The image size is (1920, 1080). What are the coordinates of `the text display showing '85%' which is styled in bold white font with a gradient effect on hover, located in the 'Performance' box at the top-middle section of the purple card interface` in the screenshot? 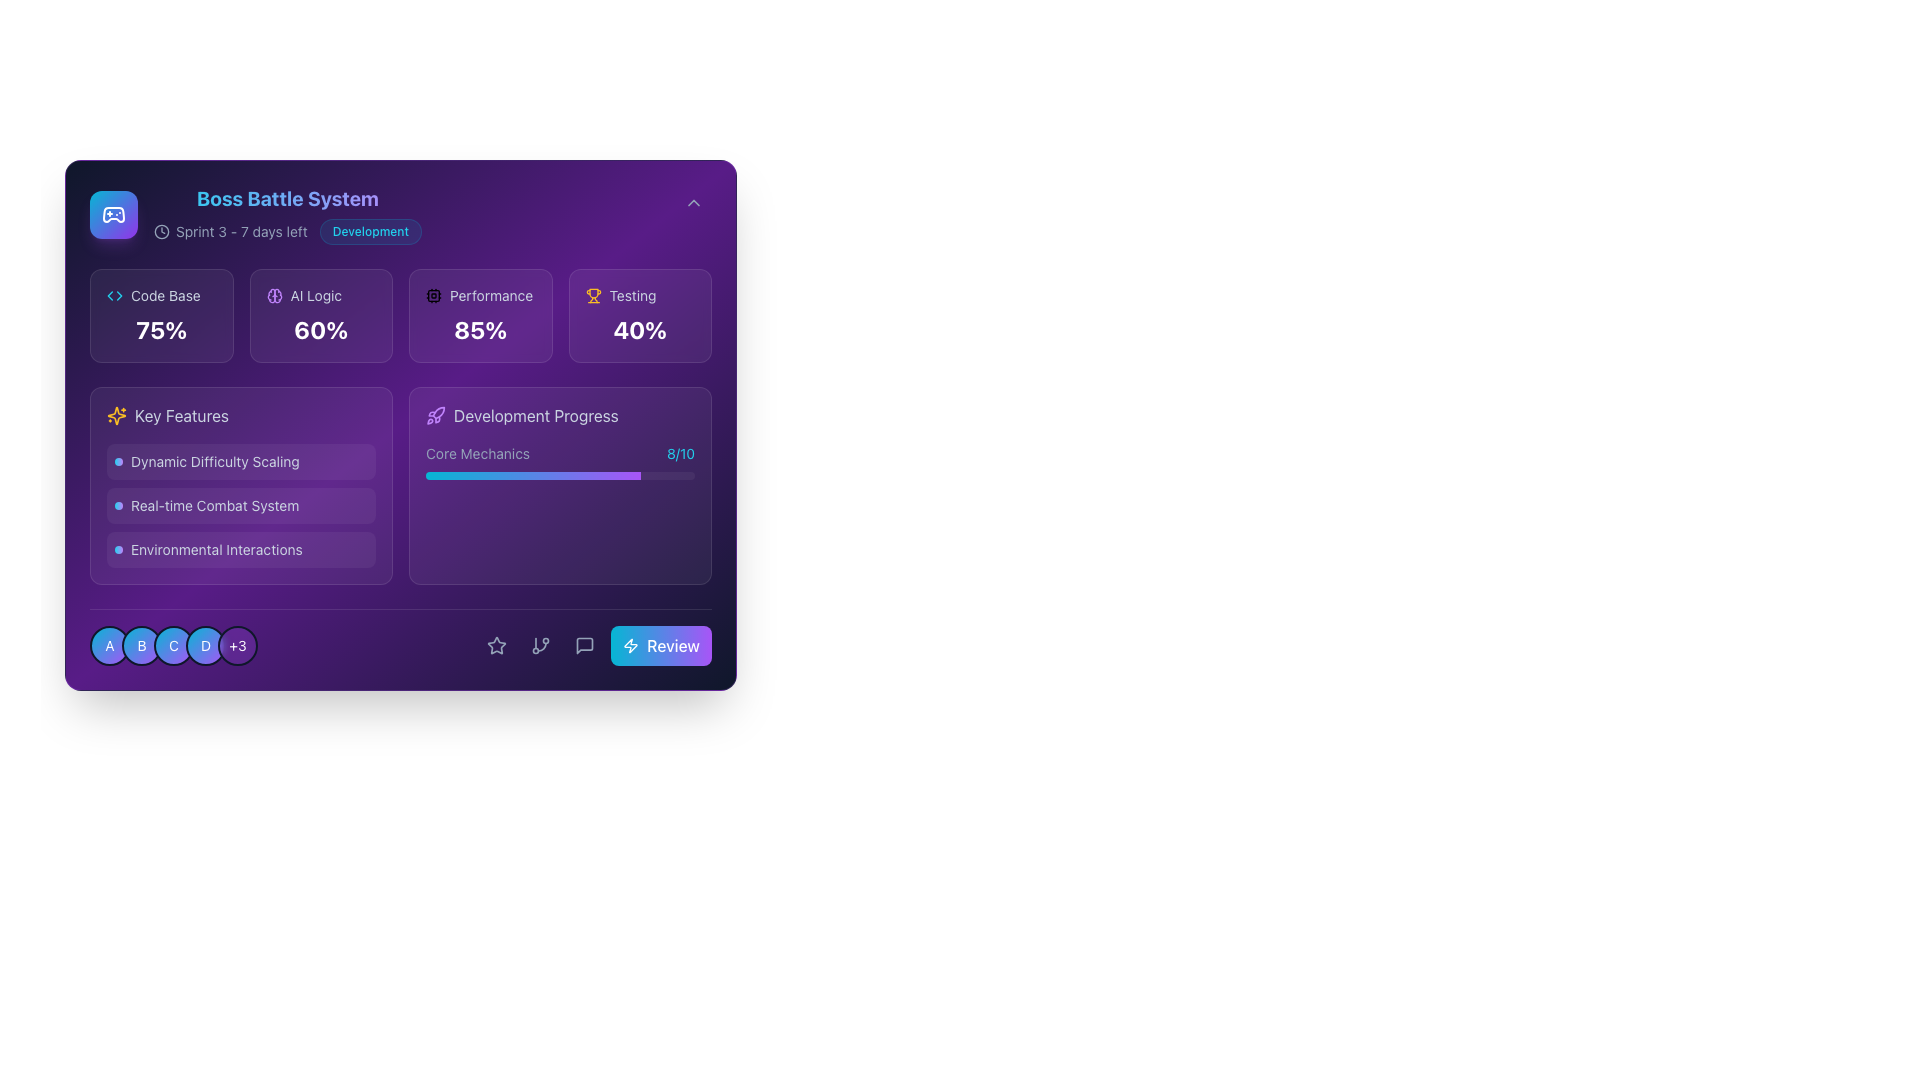 It's located at (480, 329).